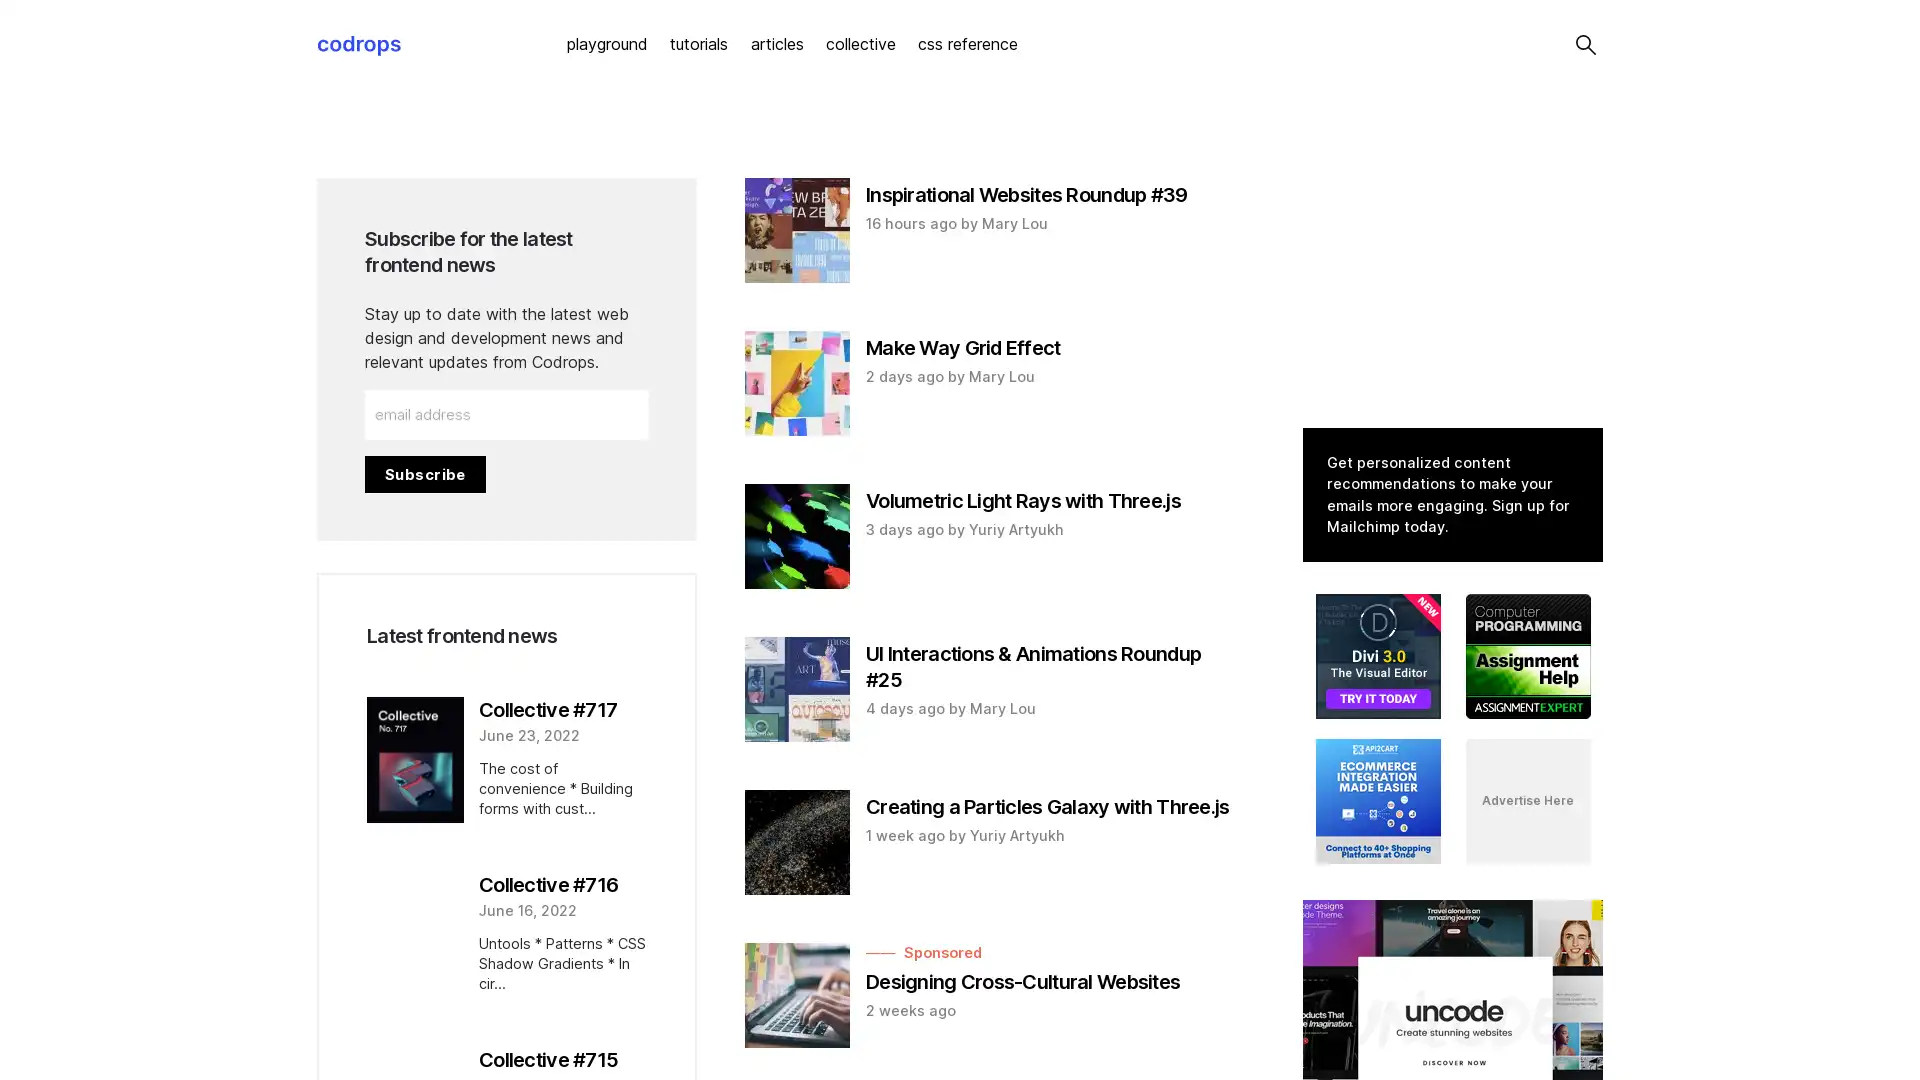  Describe the element at coordinates (424, 473) in the screenshot. I see `Subscribe` at that location.